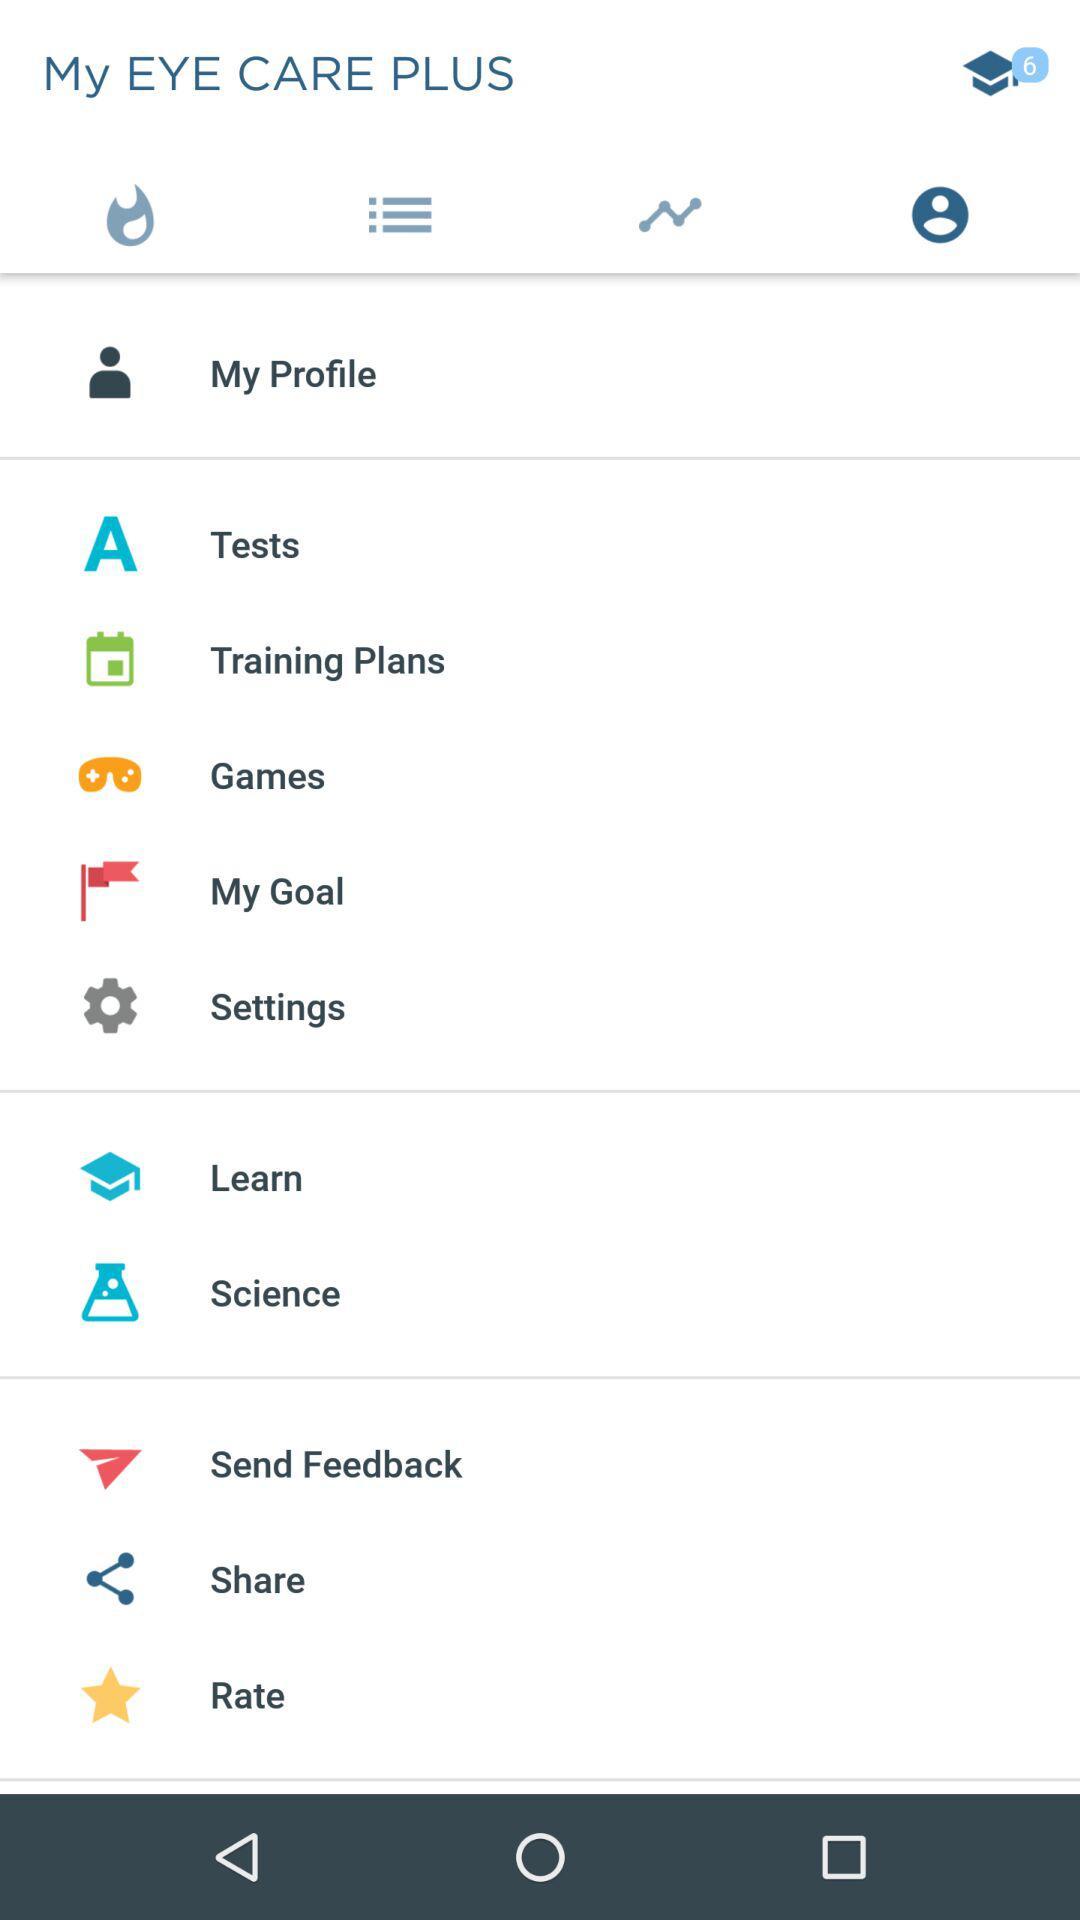  Describe the element at coordinates (135, 210) in the screenshot. I see `the icon next to    item` at that location.